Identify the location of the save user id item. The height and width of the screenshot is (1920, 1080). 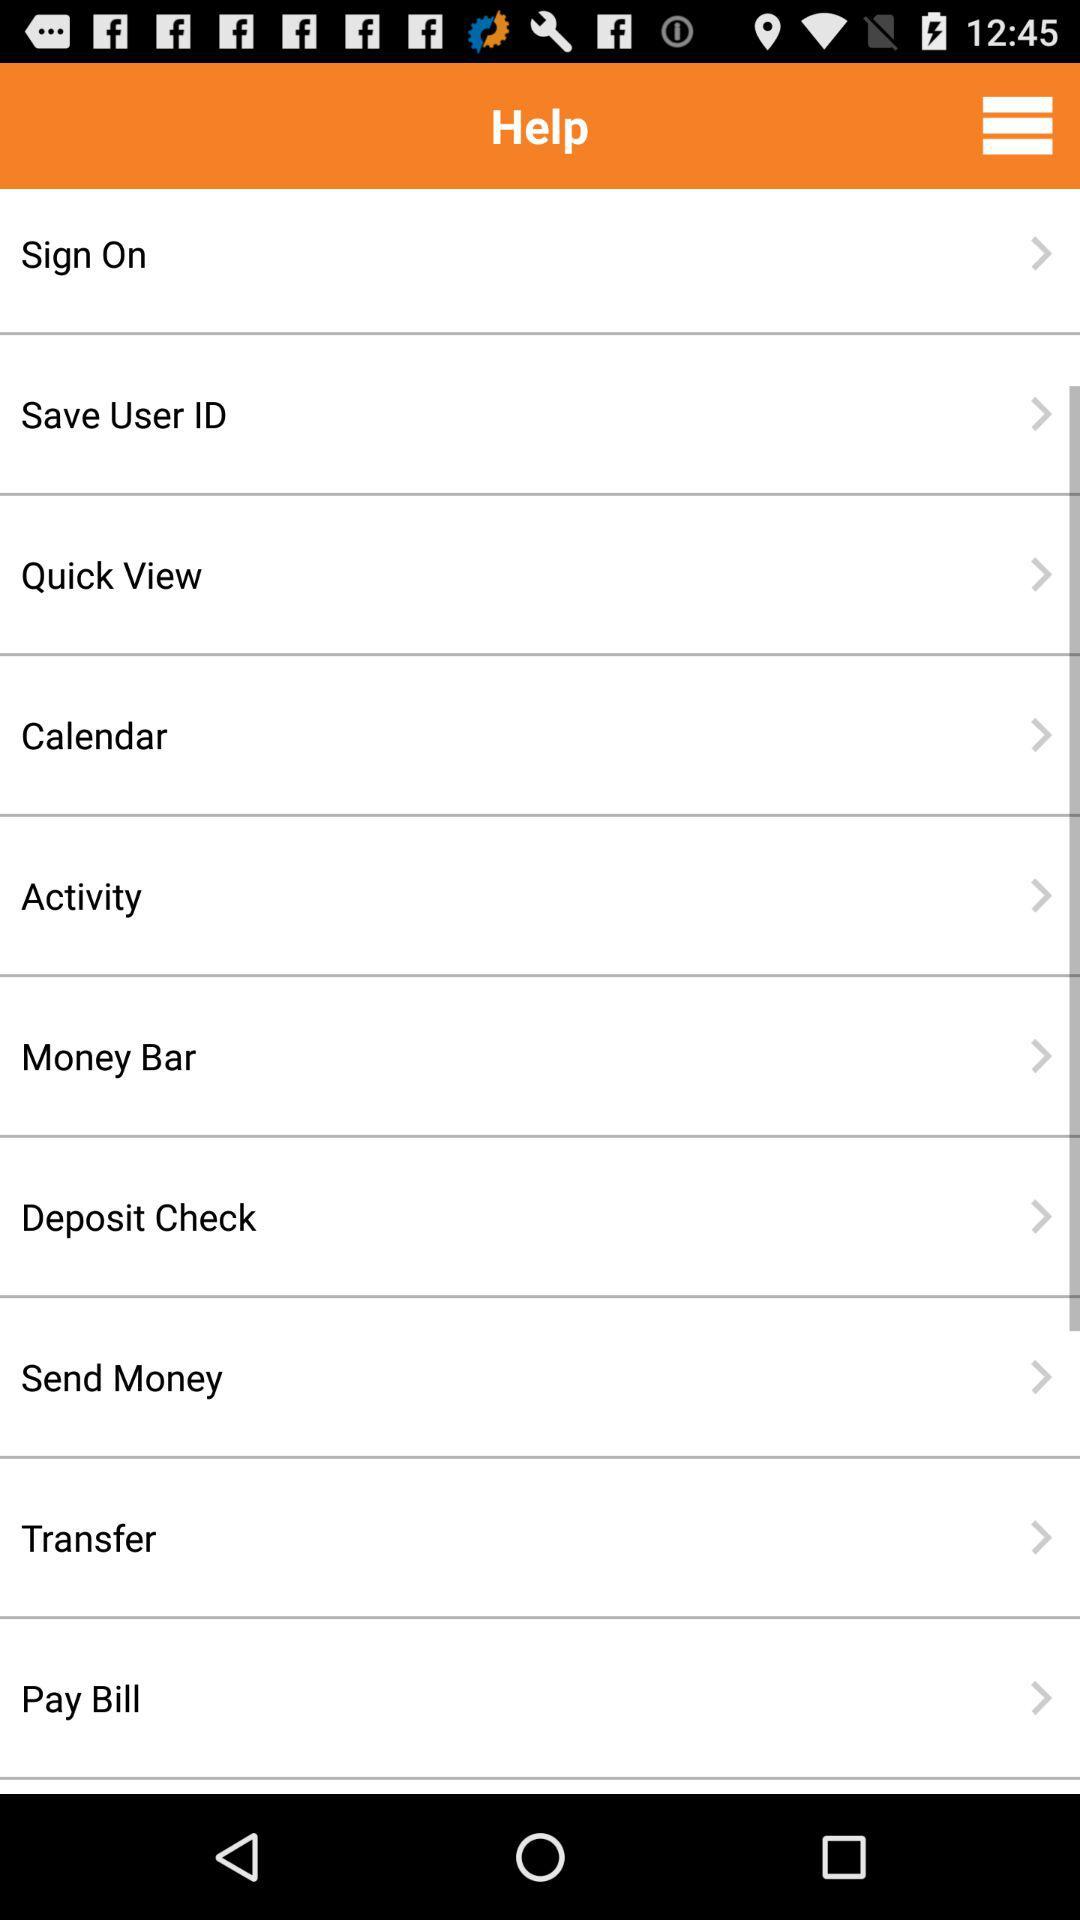
(475, 412).